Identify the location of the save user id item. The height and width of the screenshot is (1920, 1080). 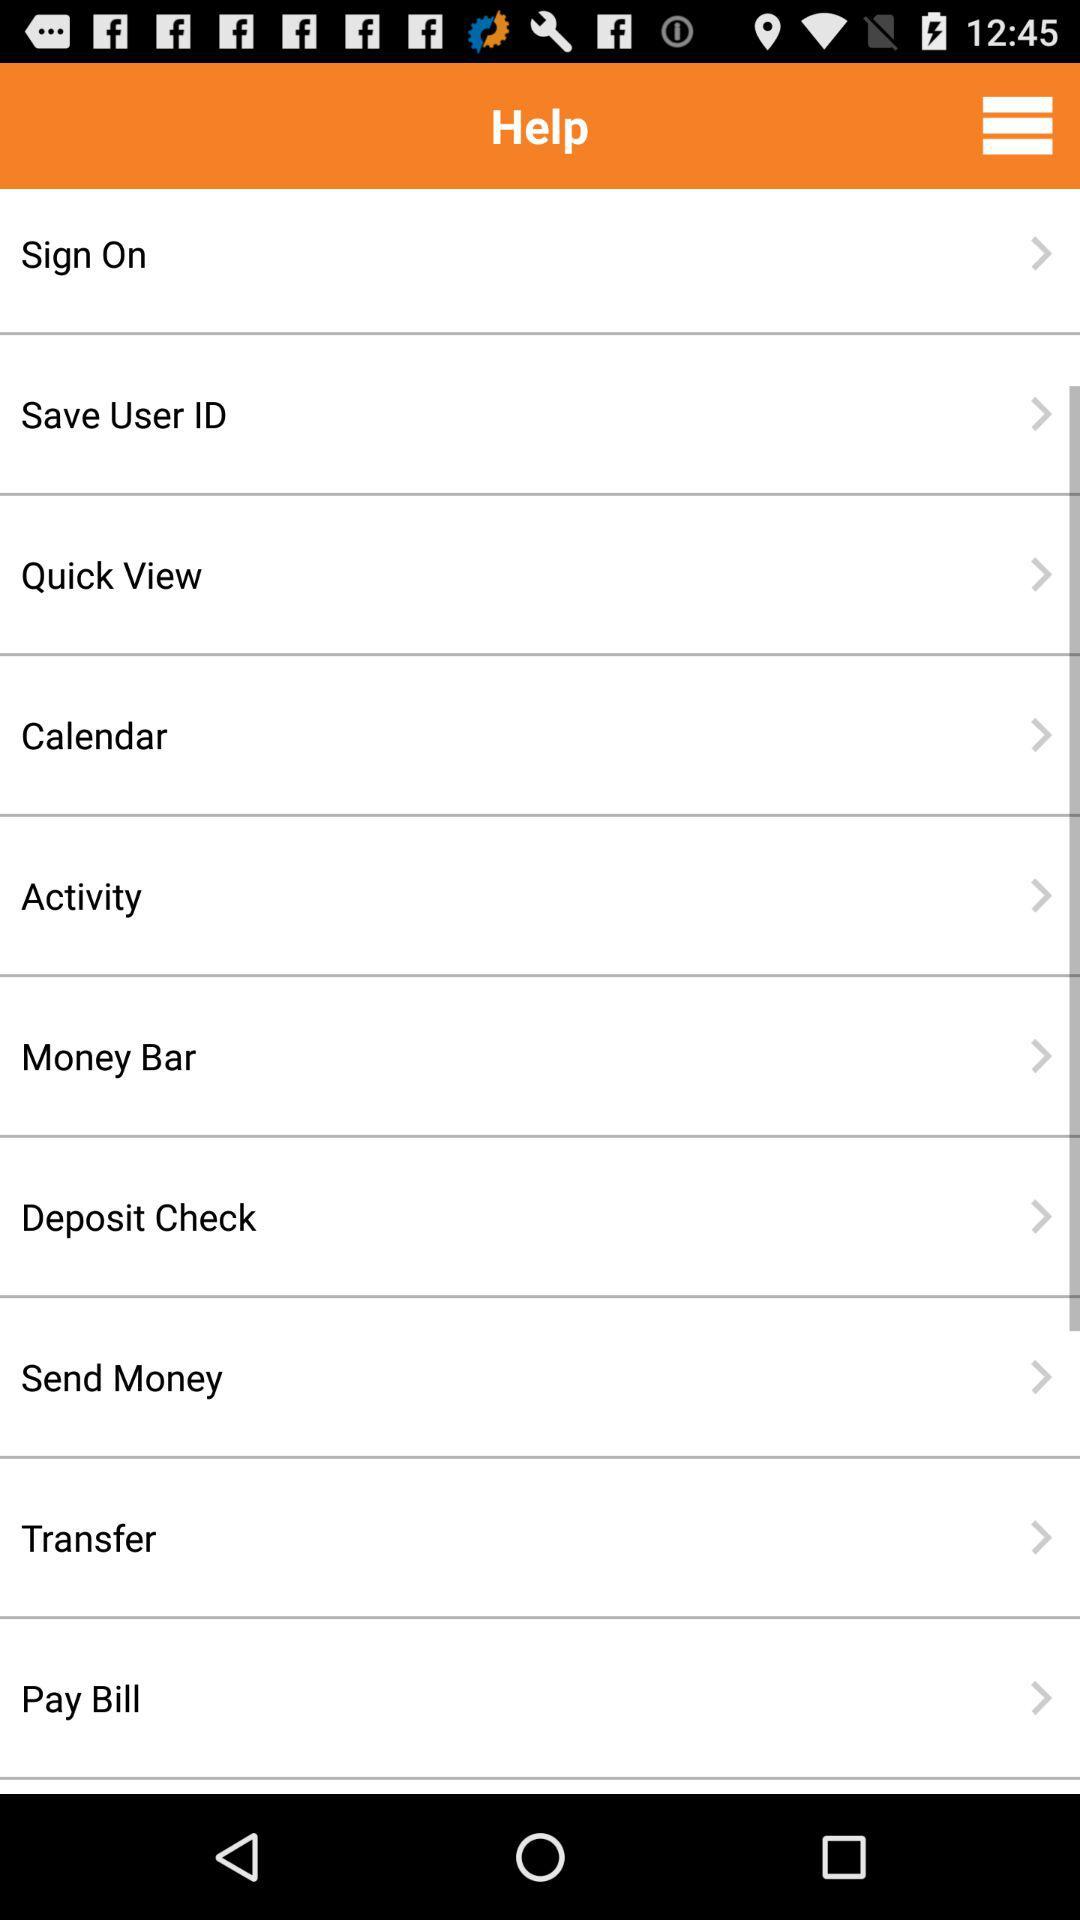
(475, 412).